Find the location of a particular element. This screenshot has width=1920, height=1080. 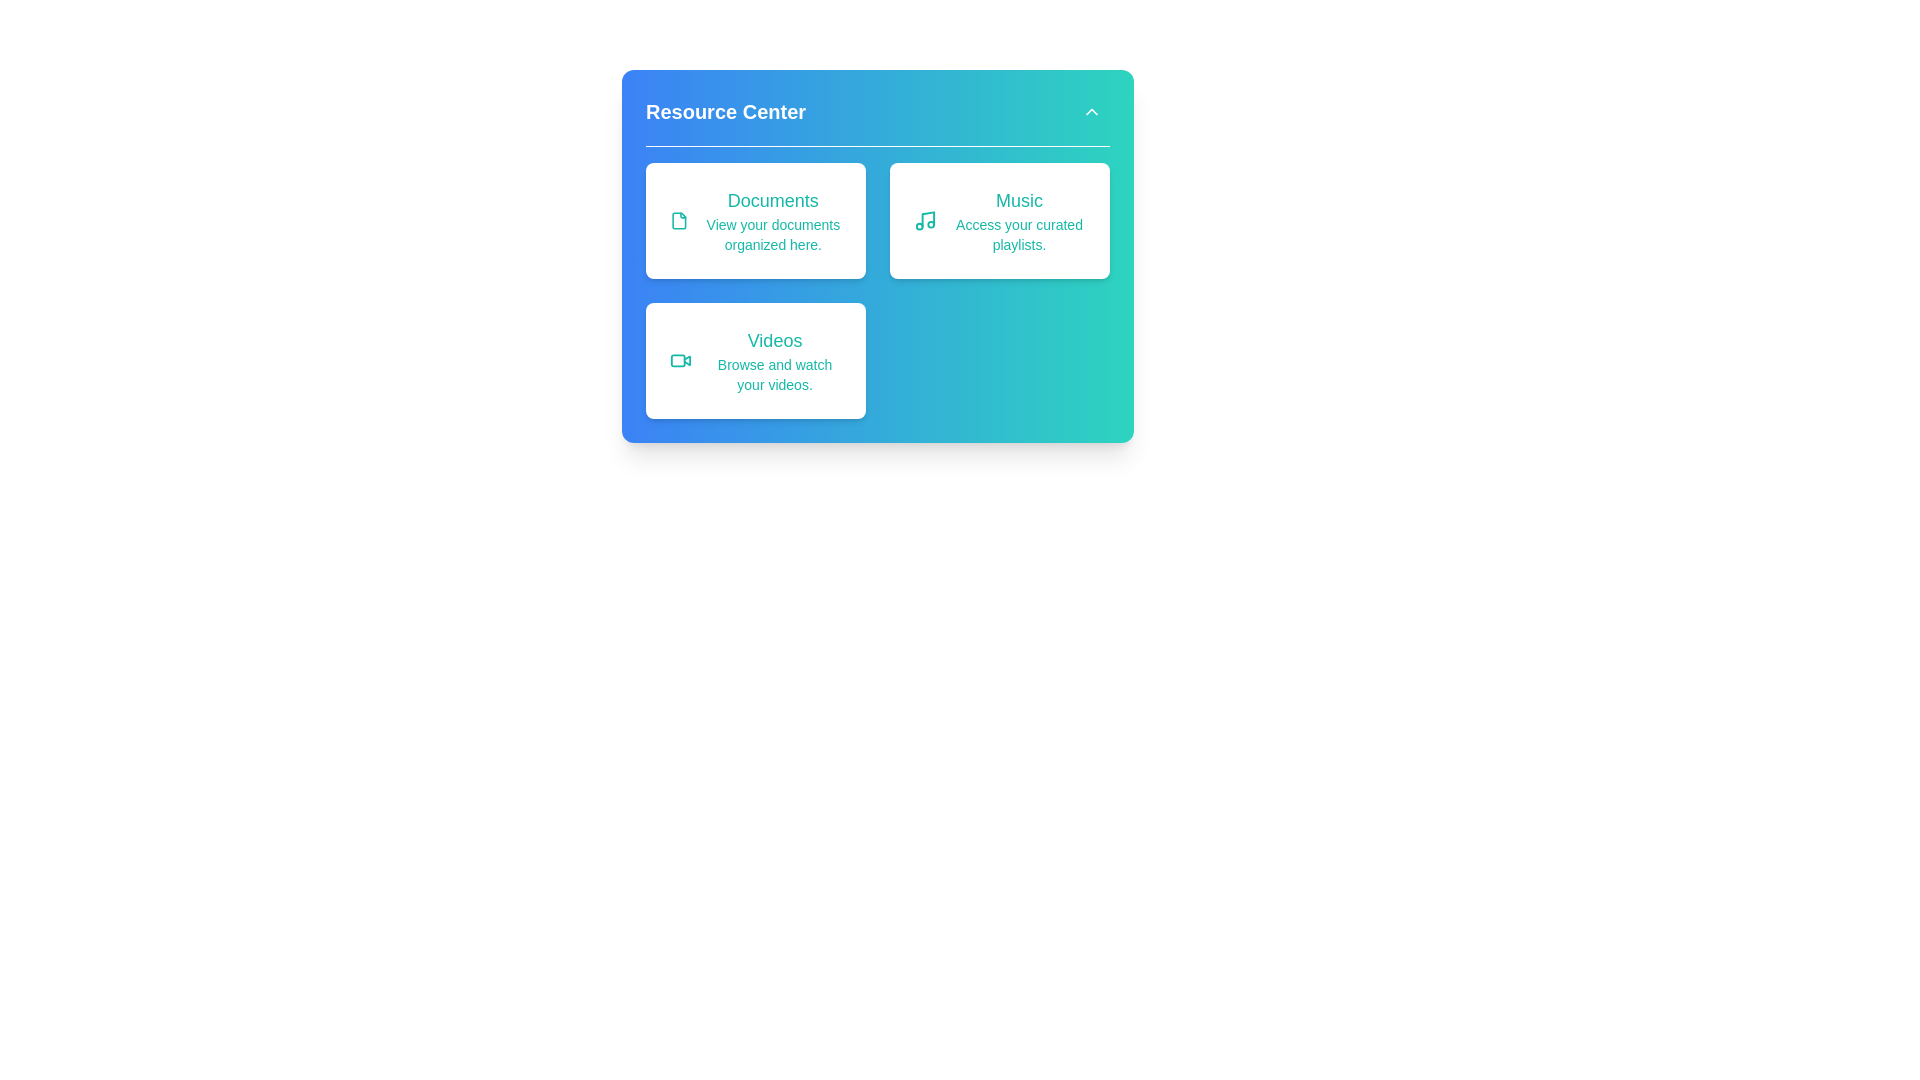

the menu item Documents to view its details is located at coordinates (754, 220).